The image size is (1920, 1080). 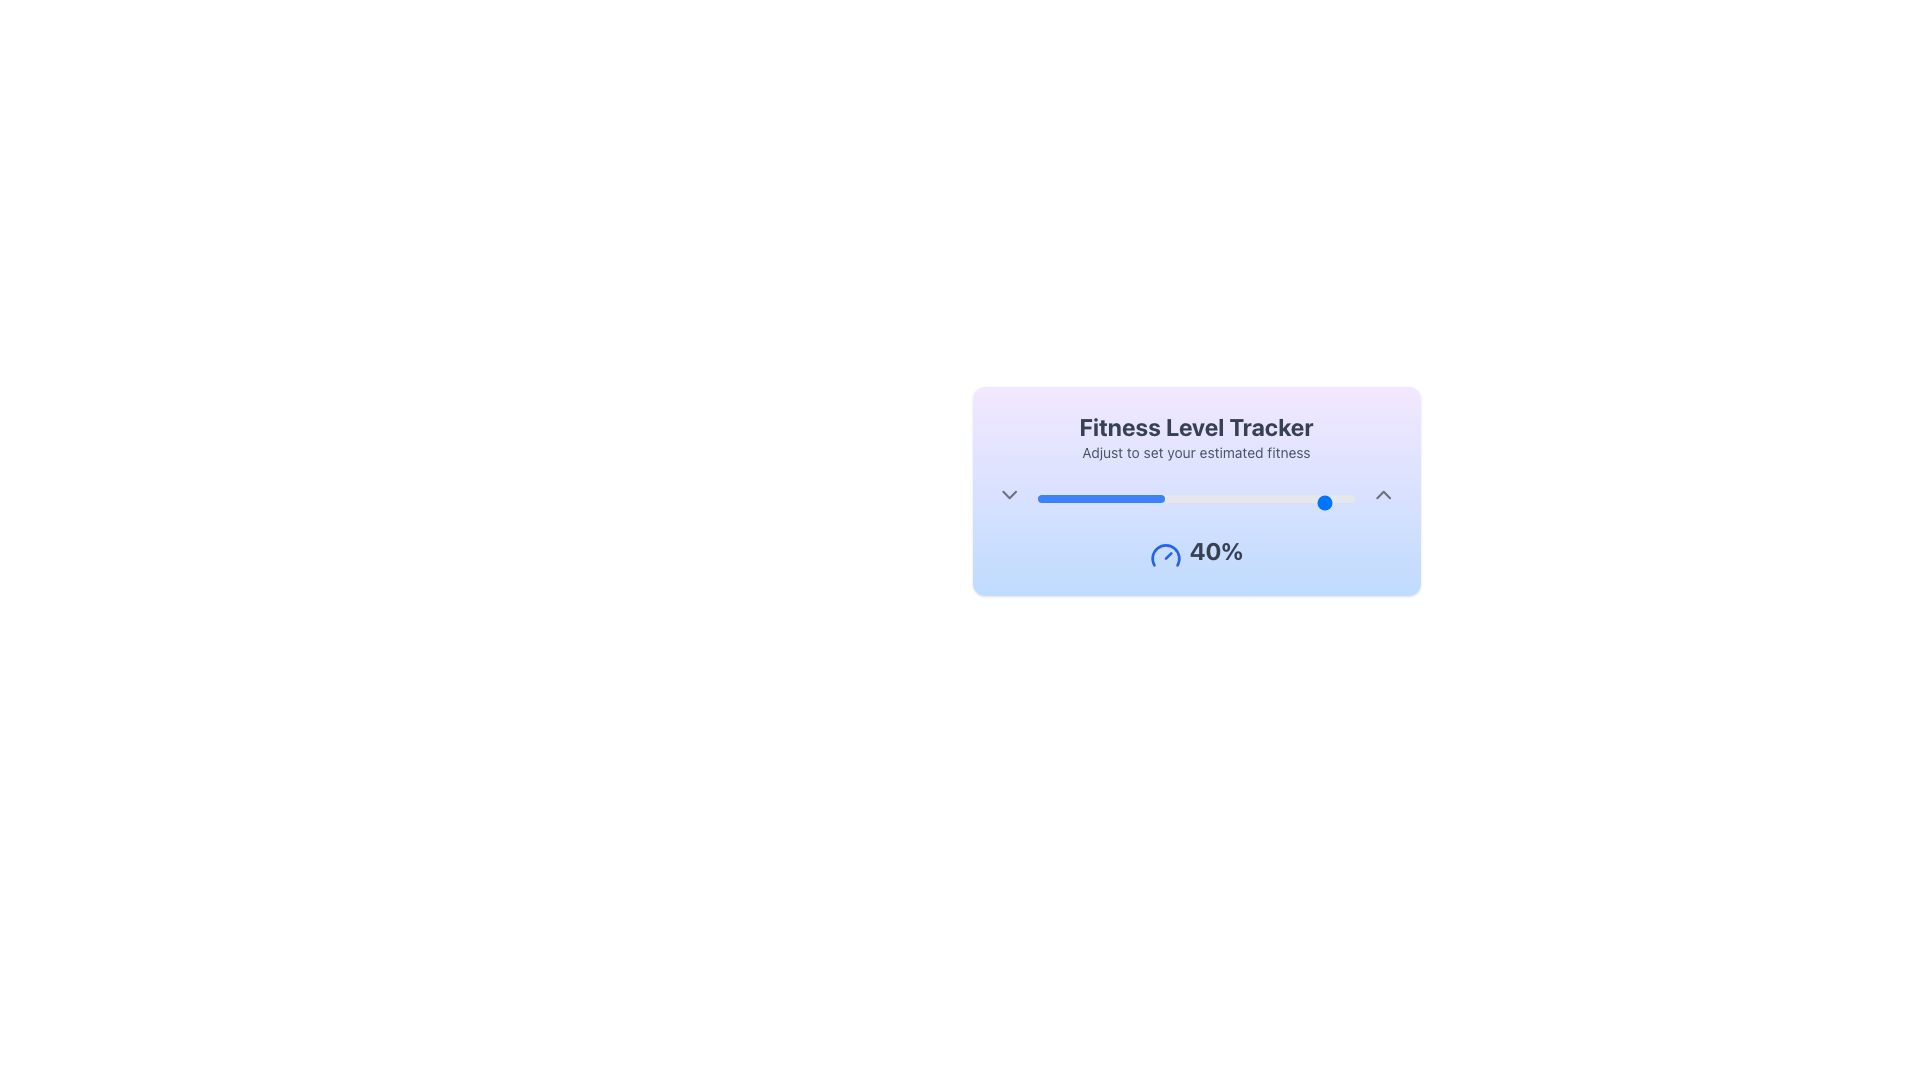 What do you see at coordinates (1074, 494) in the screenshot?
I see `the slider value` at bounding box center [1074, 494].